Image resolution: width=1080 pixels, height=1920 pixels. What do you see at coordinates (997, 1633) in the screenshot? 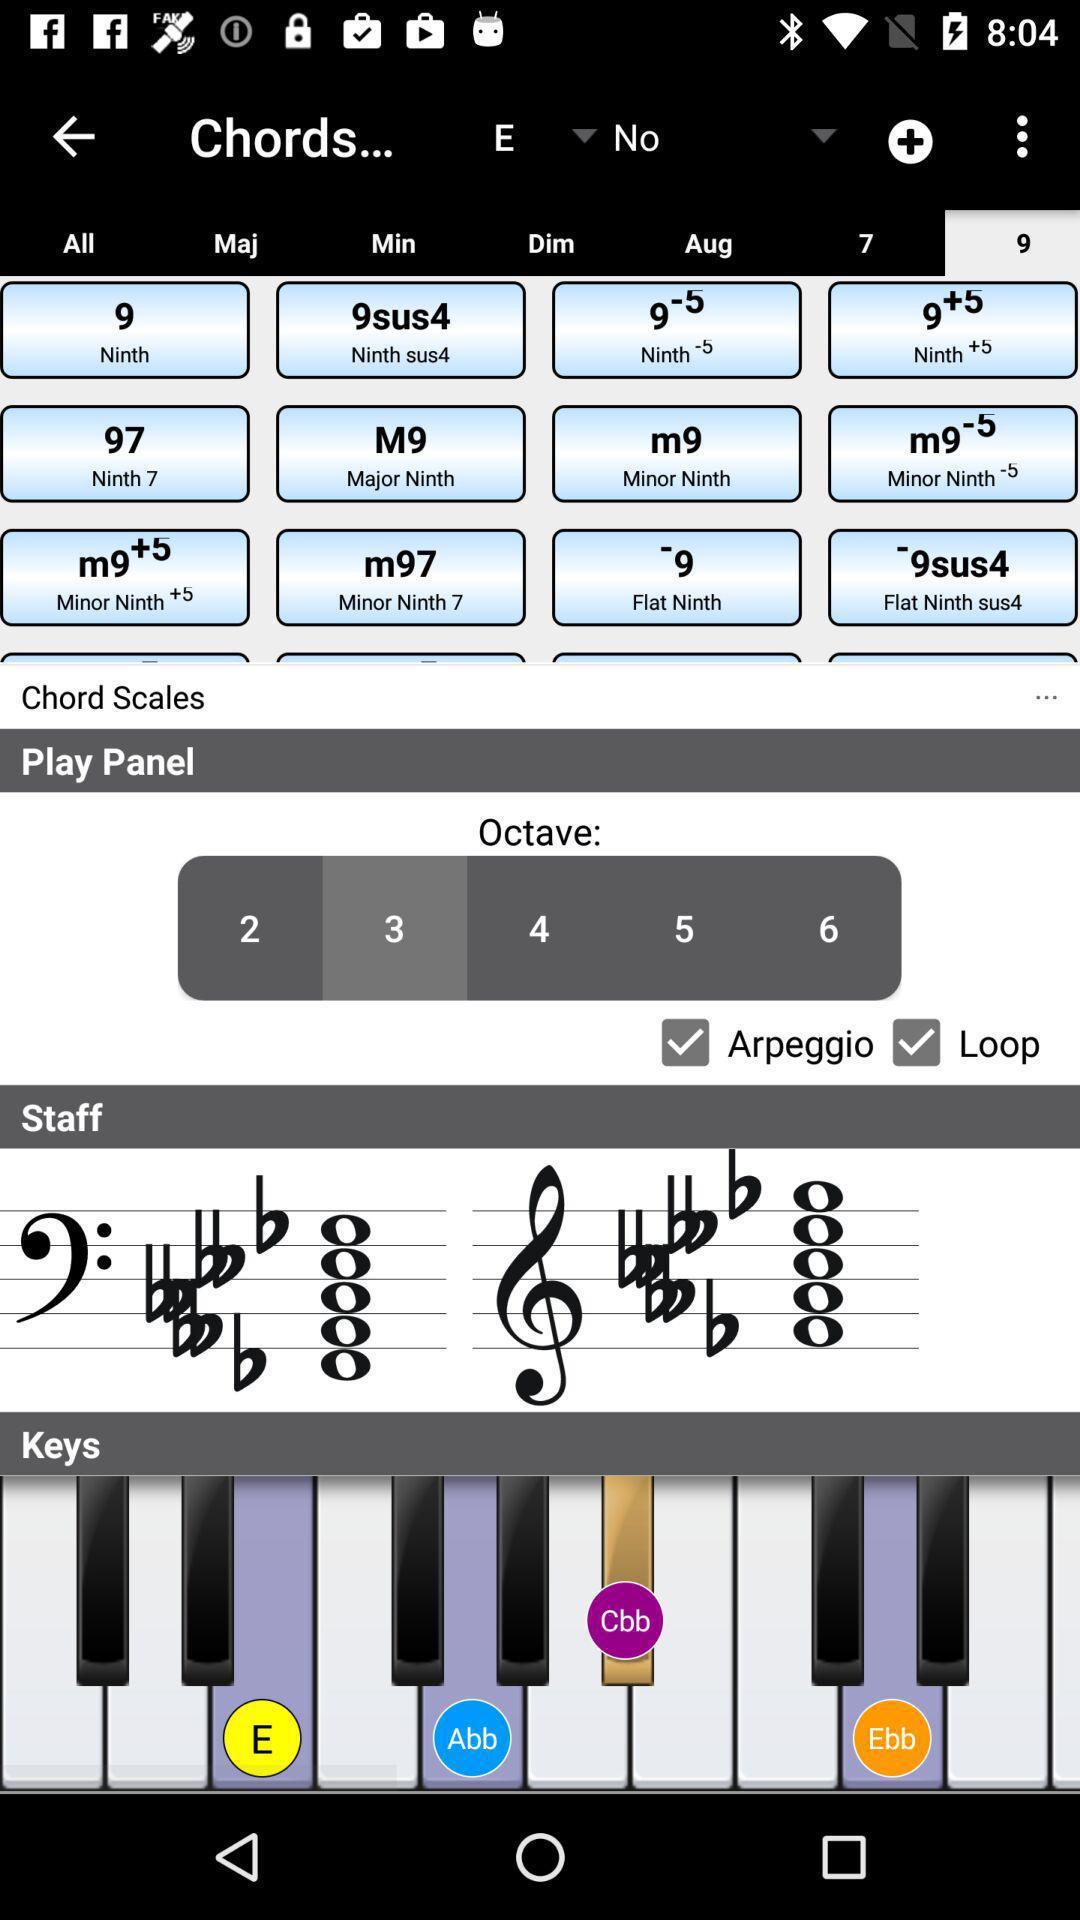
I see `selected note` at bounding box center [997, 1633].